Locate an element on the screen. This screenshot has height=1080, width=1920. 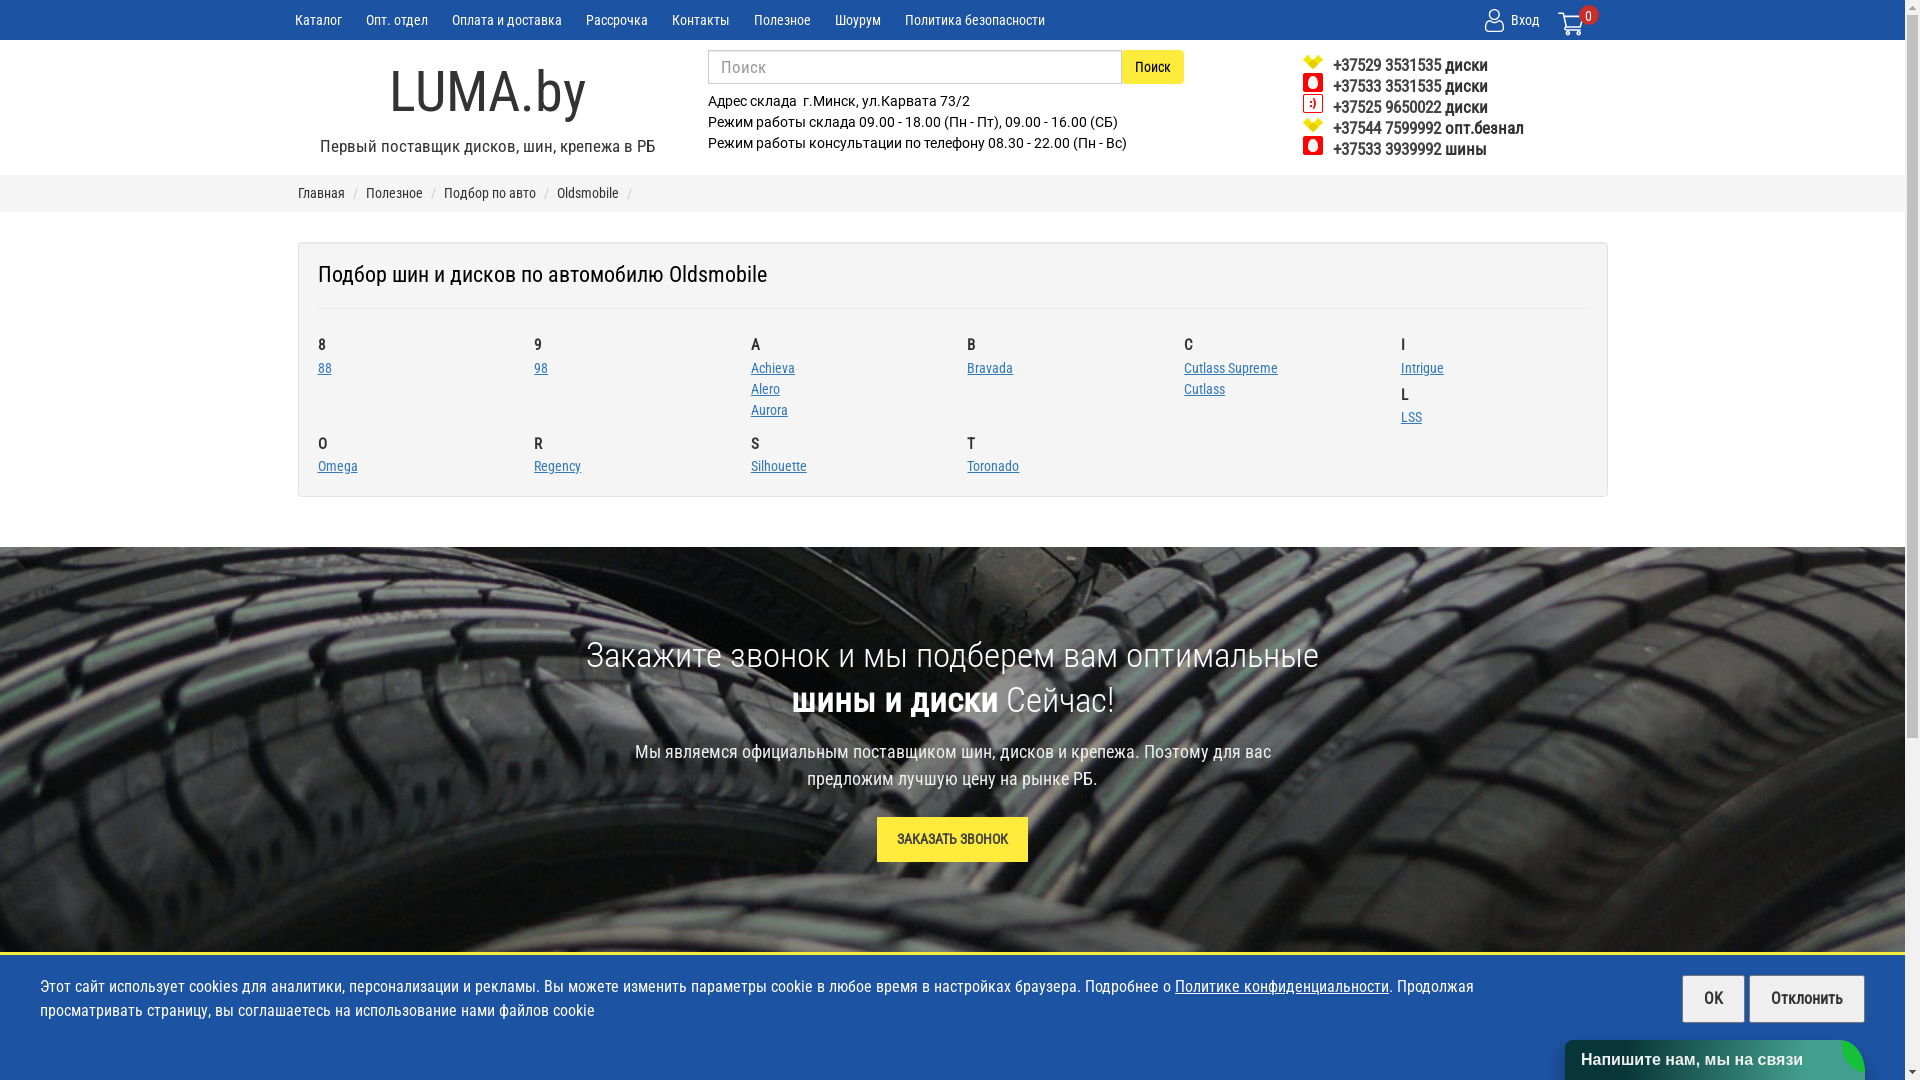
'Cutlass' is located at coordinates (1203, 388).